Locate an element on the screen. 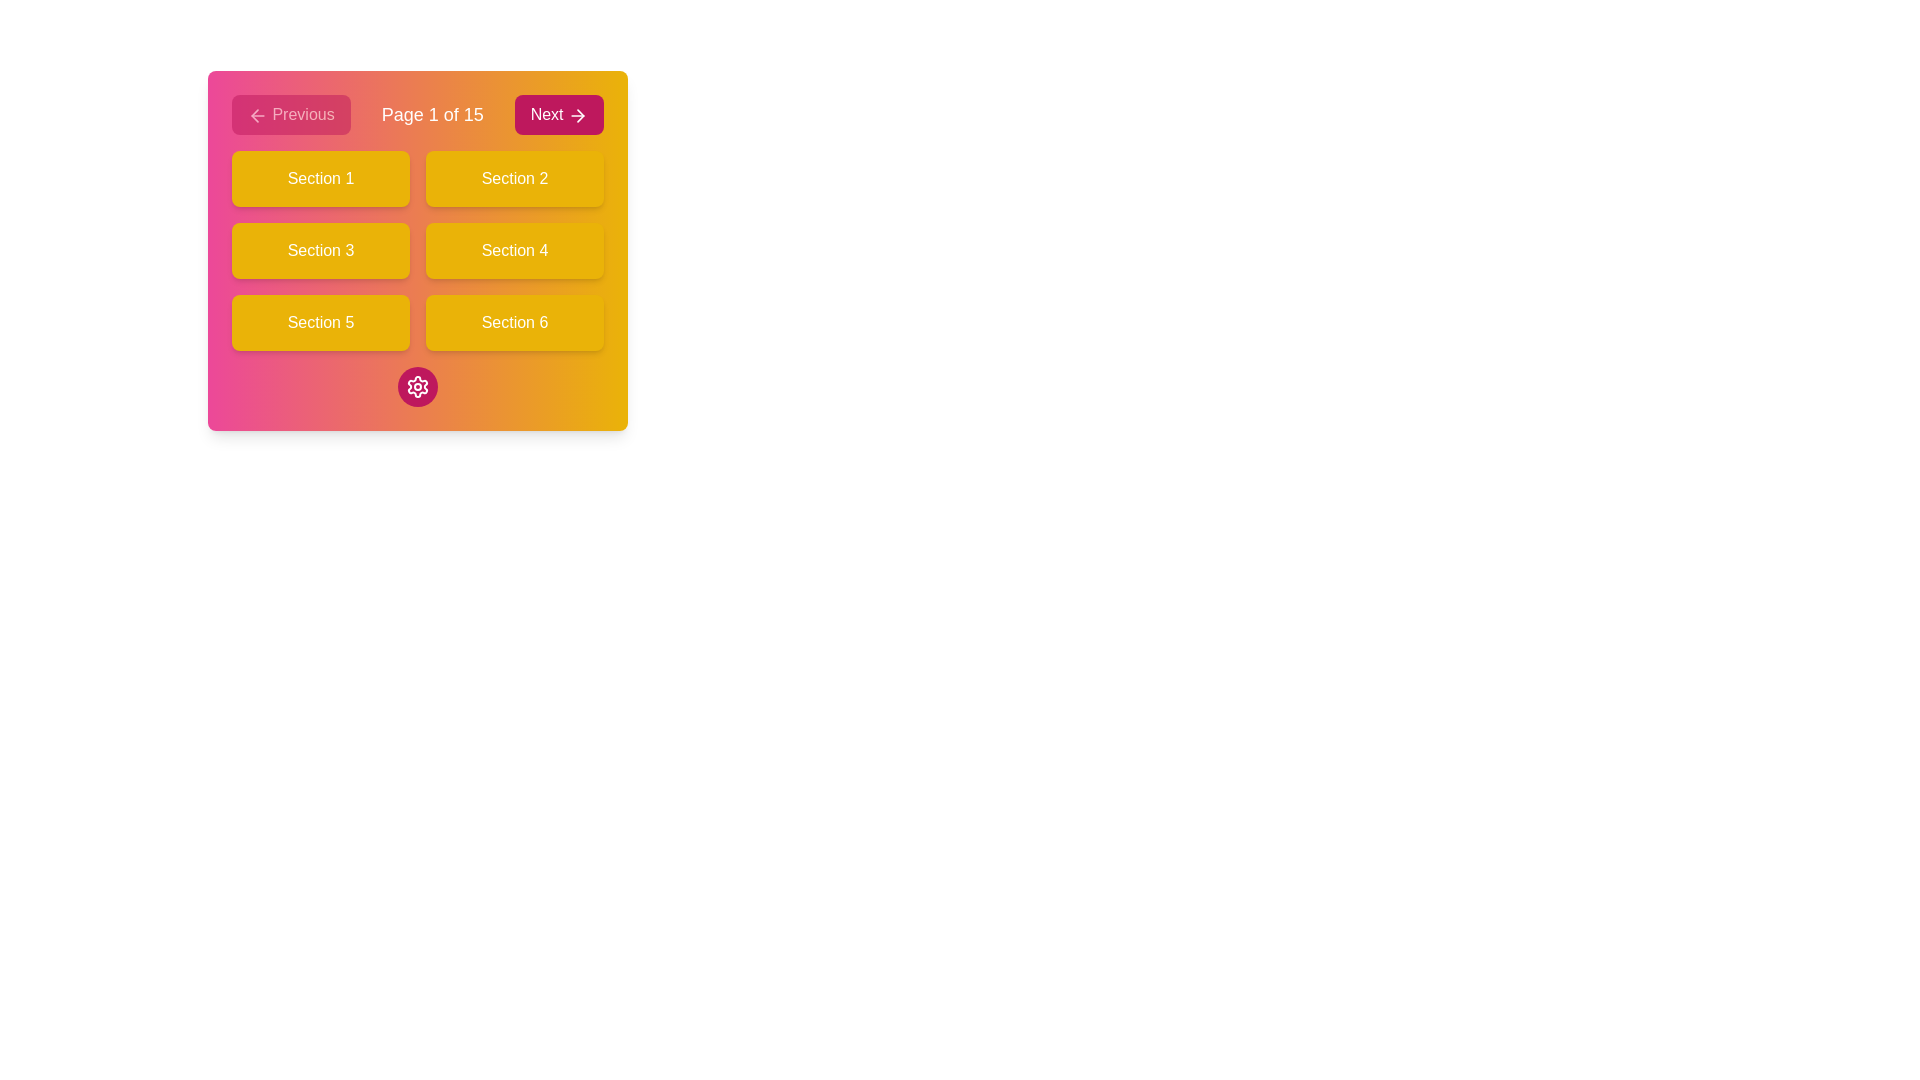 This screenshot has height=1080, width=1920. the button that navigates to 'Section 2' to observe hover styling effects is located at coordinates (514, 177).